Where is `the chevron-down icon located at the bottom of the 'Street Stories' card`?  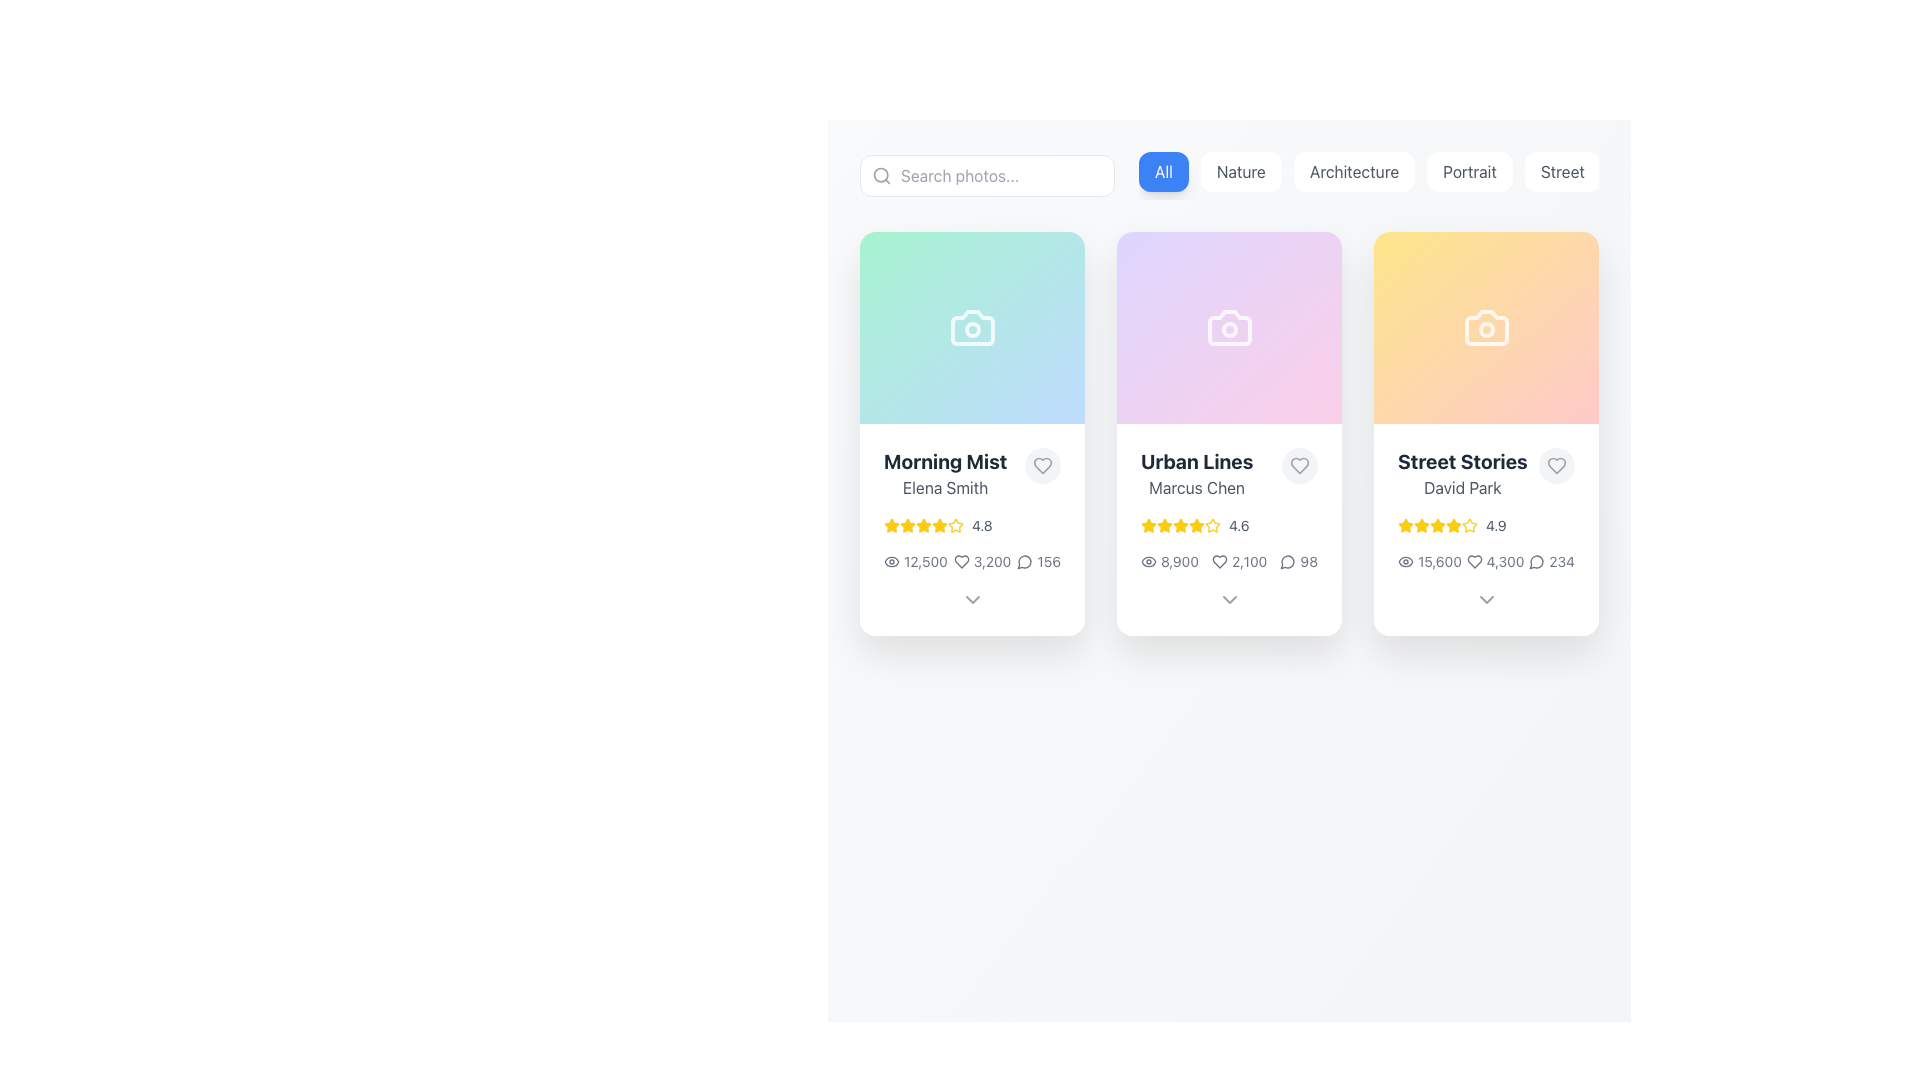
the chevron-down icon located at the bottom of the 'Street Stories' card is located at coordinates (1486, 599).